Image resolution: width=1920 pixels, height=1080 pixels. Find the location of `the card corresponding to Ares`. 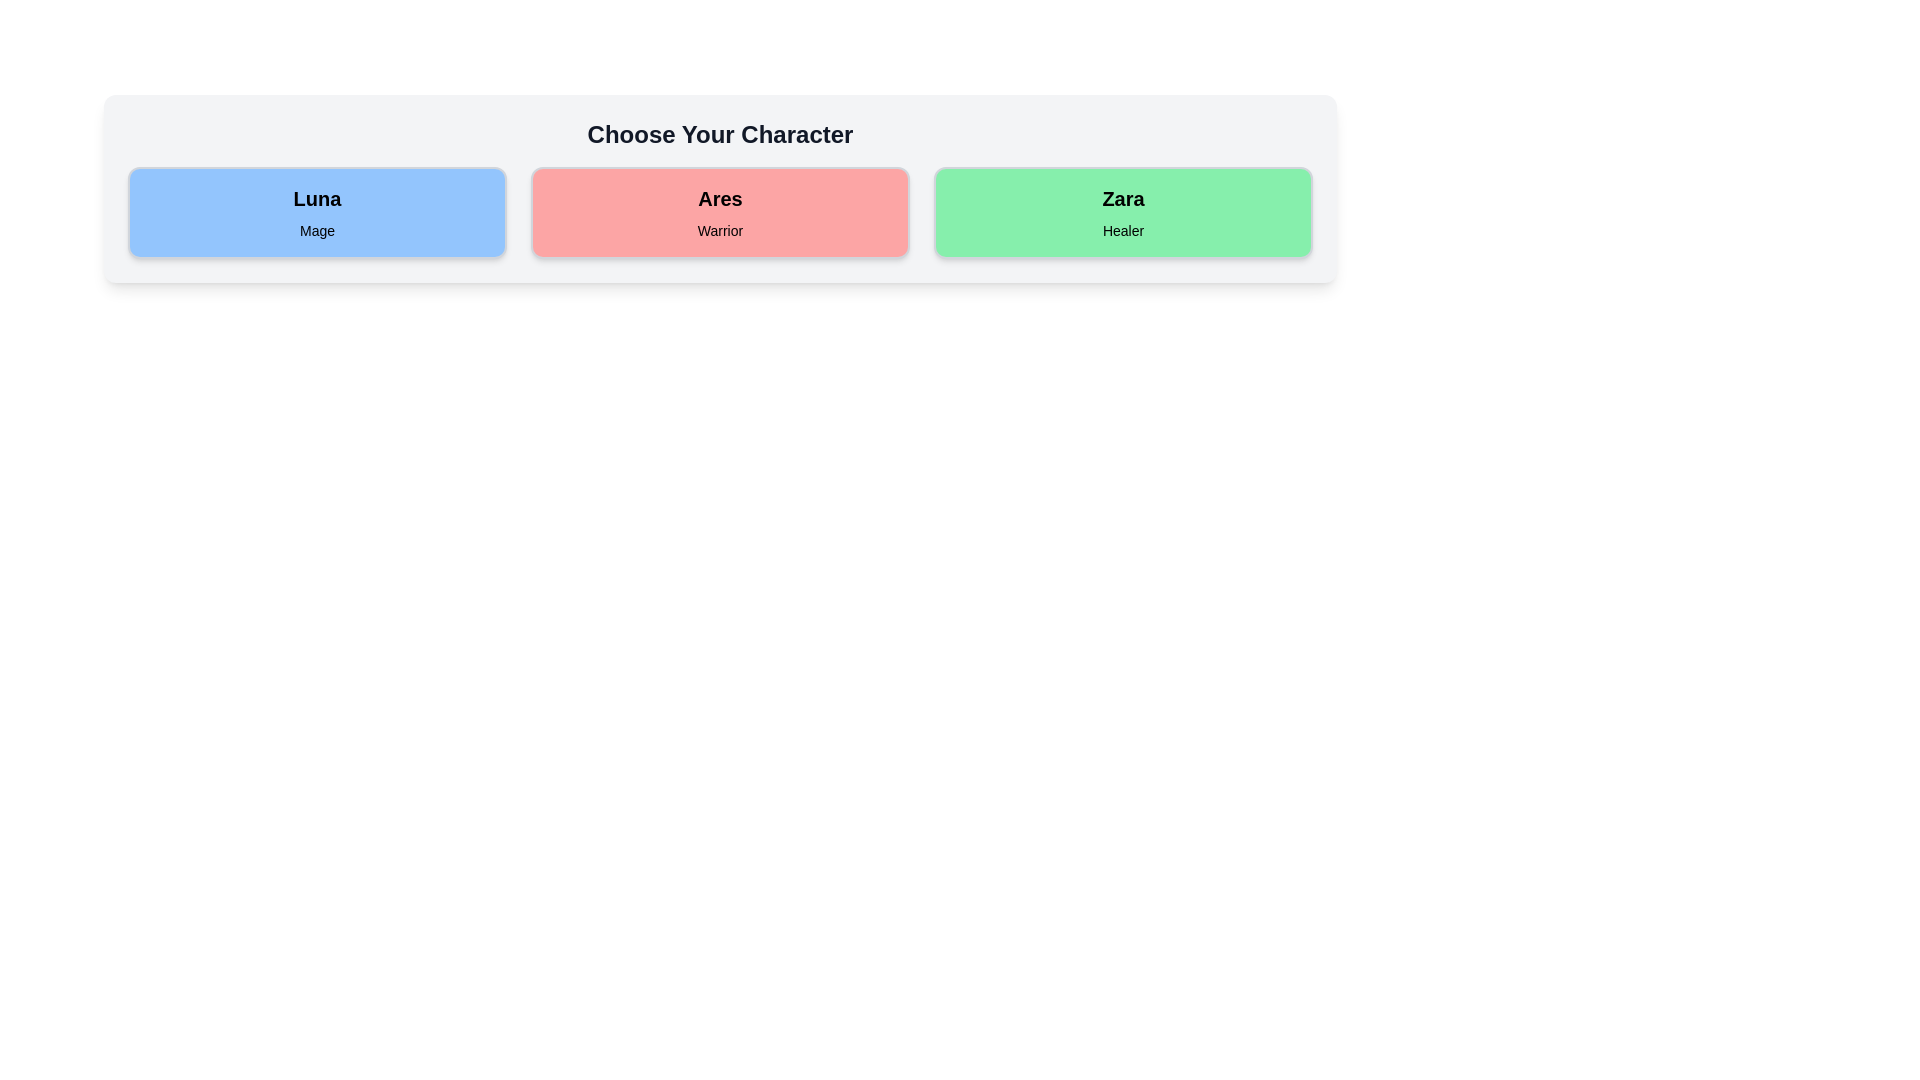

the card corresponding to Ares is located at coordinates (720, 212).